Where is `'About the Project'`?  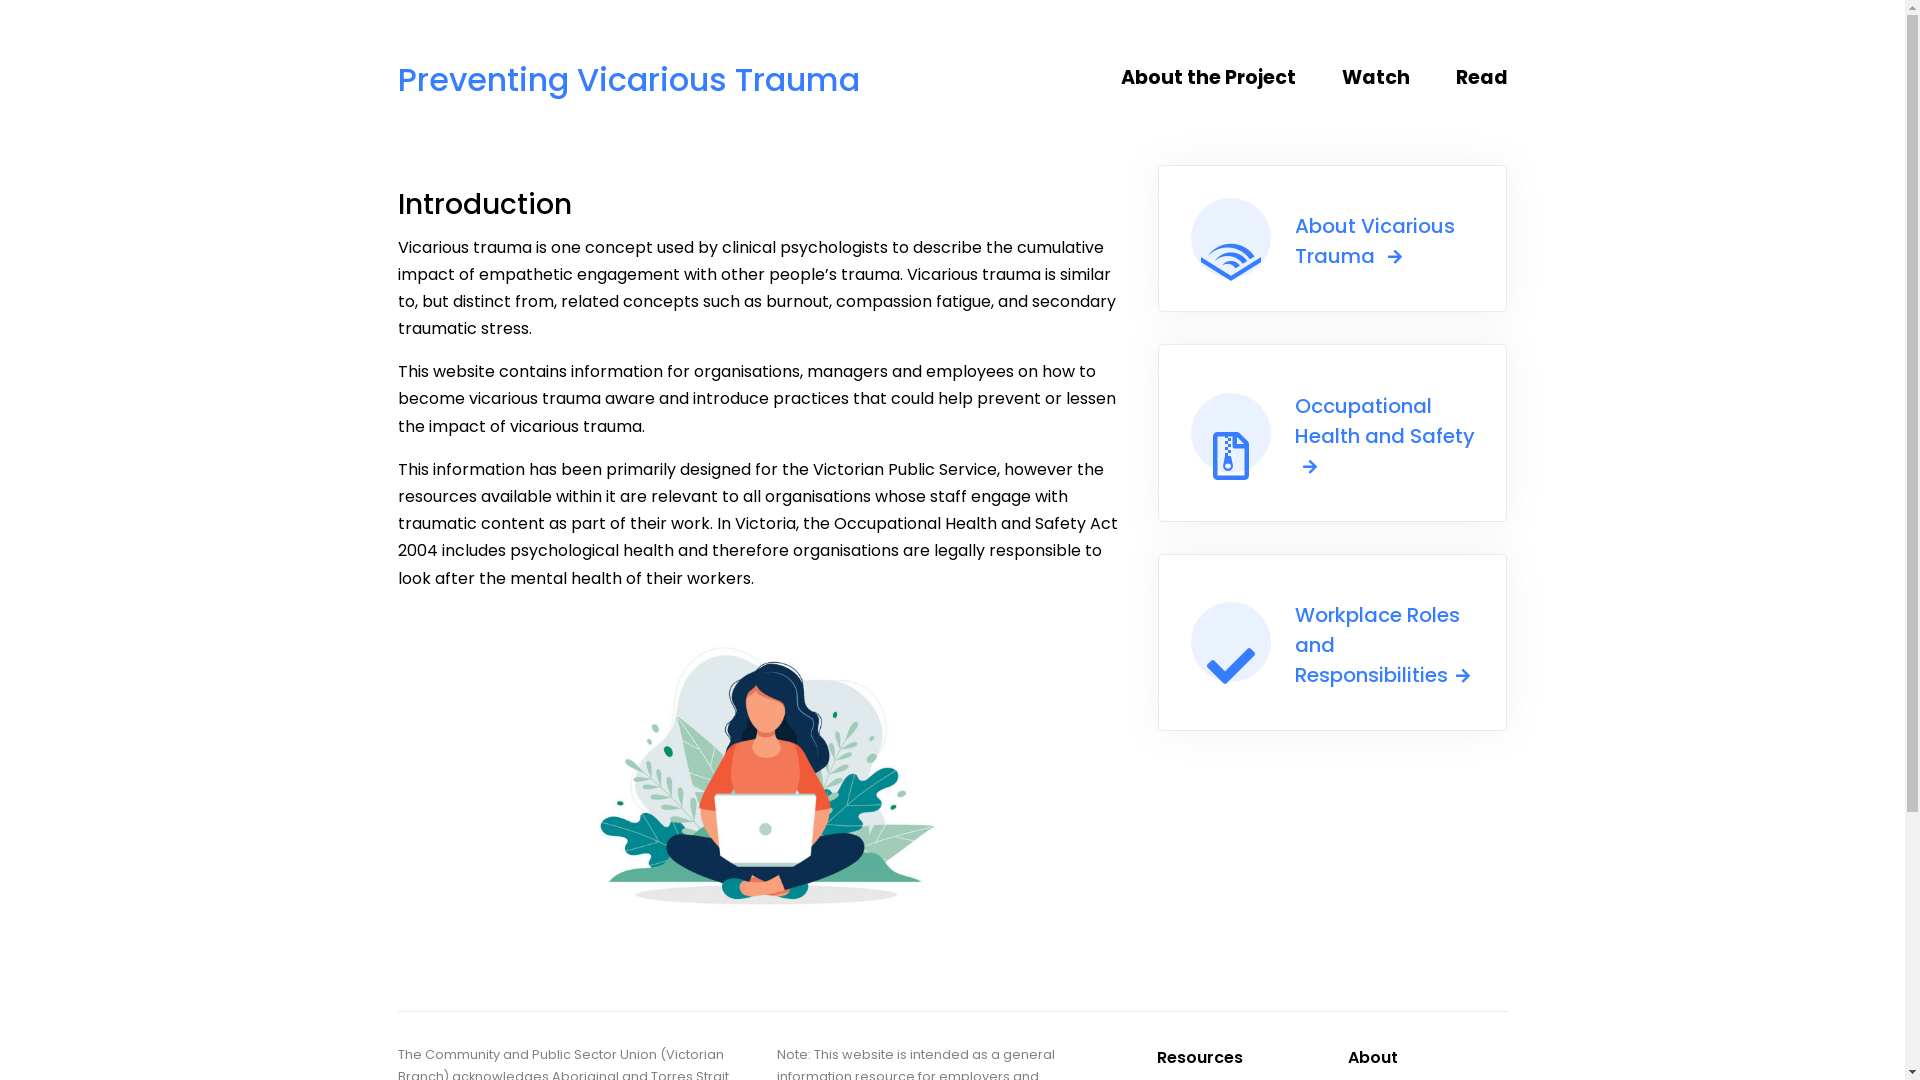
'About the Project' is located at coordinates (1222, 77).